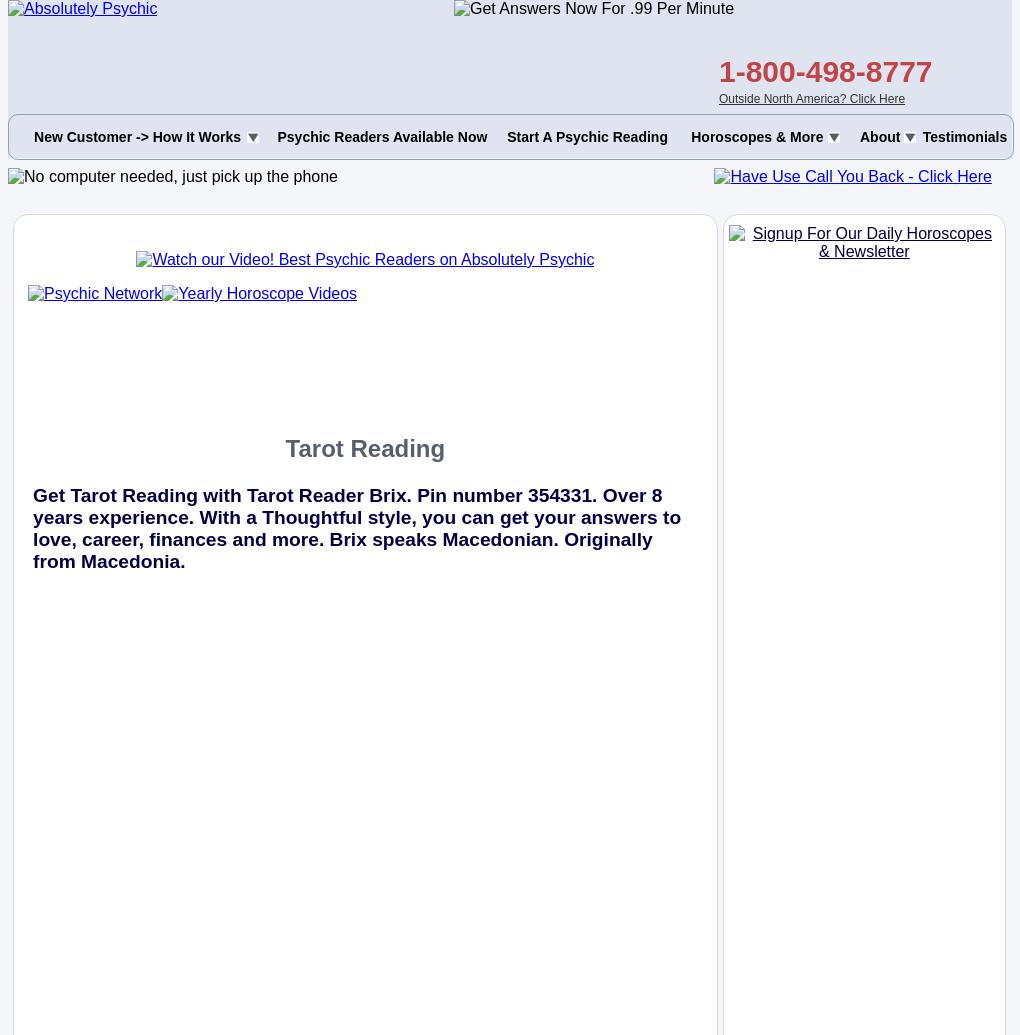  What do you see at coordinates (199, 86) in the screenshot?
I see `'Please enter your 10 digit phone number'` at bounding box center [199, 86].